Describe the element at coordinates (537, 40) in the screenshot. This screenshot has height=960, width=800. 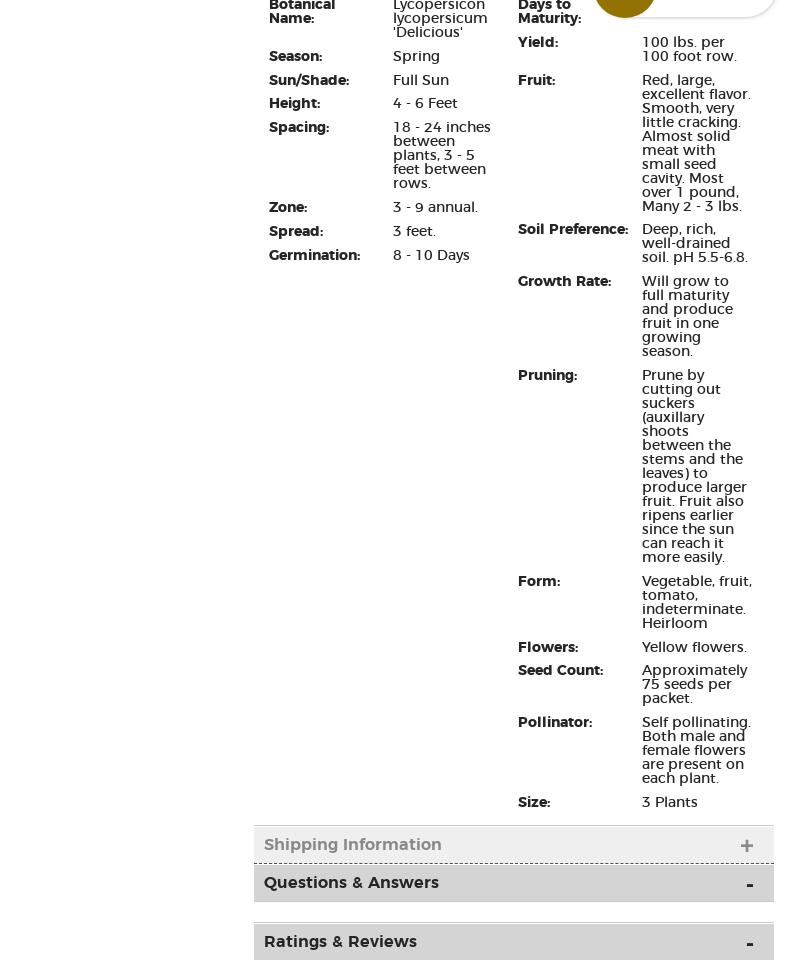
I see `'Yield:'` at that location.